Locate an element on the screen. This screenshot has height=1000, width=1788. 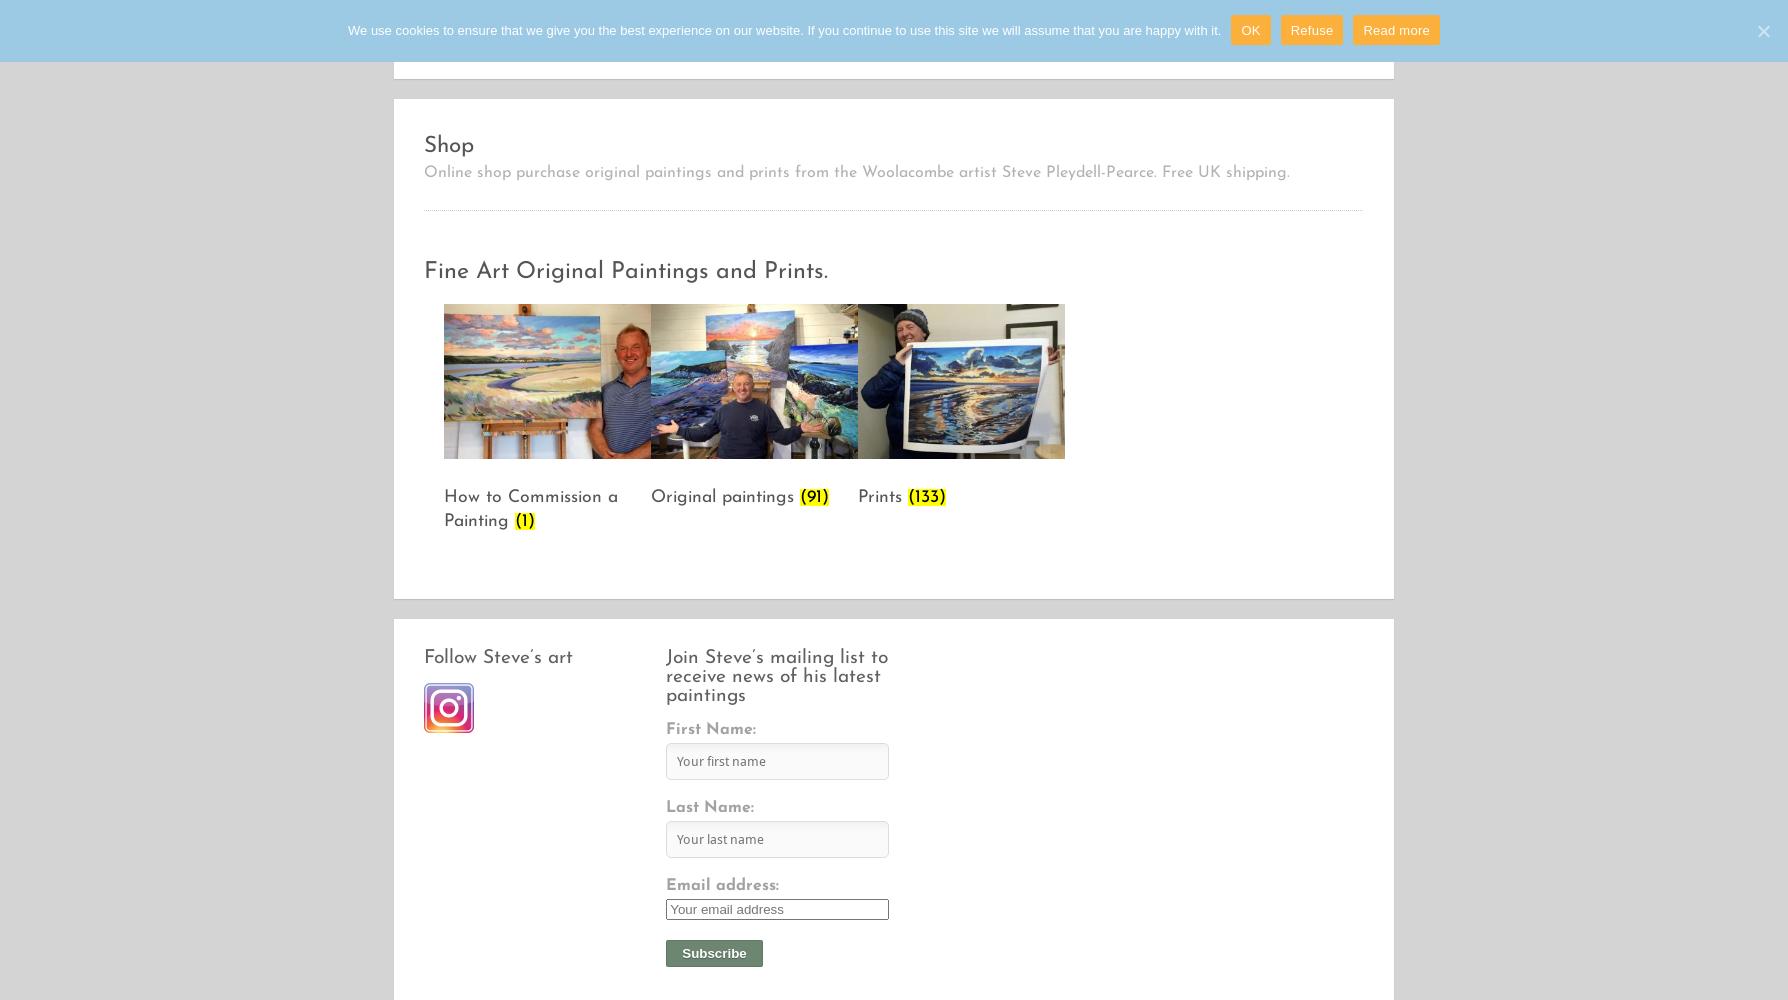
'Email address:' is located at coordinates (721, 886).